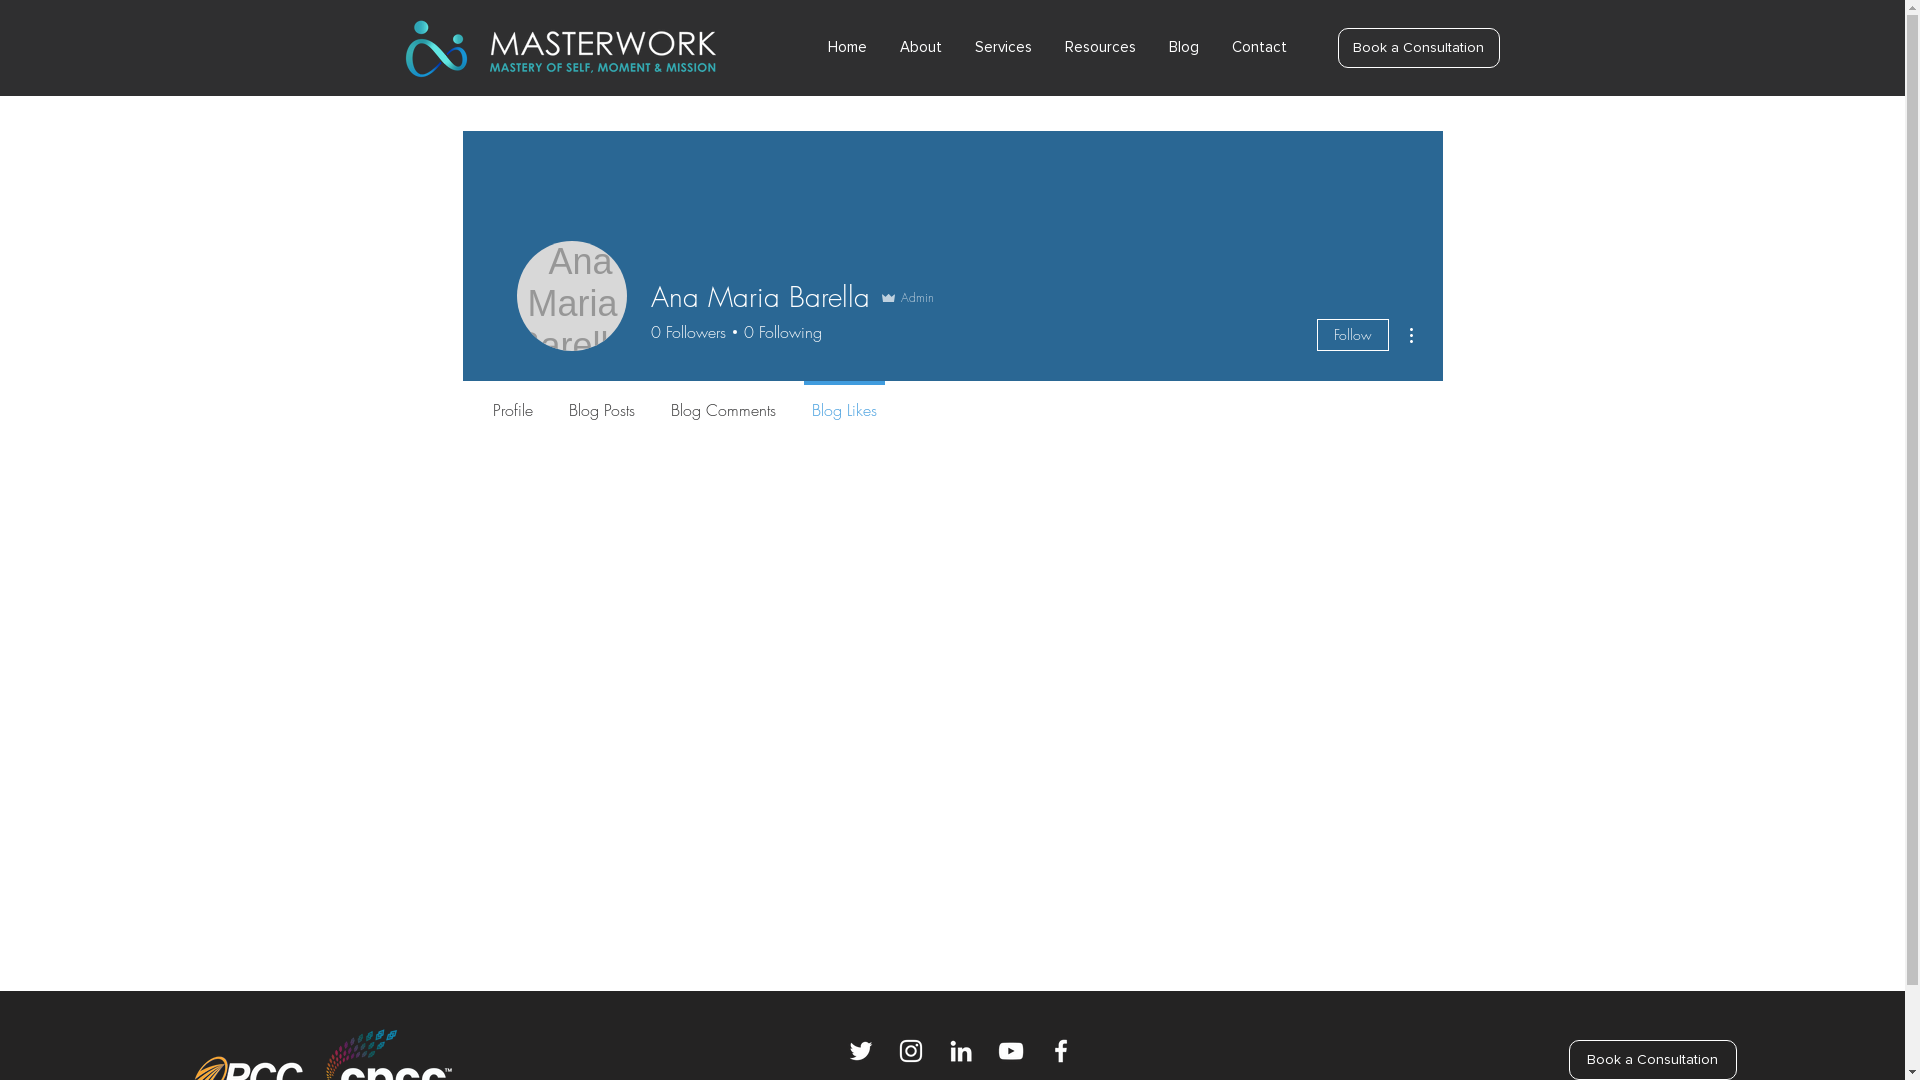 The image size is (1920, 1080). What do you see at coordinates (1352, 334) in the screenshot?
I see `'Follow'` at bounding box center [1352, 334].